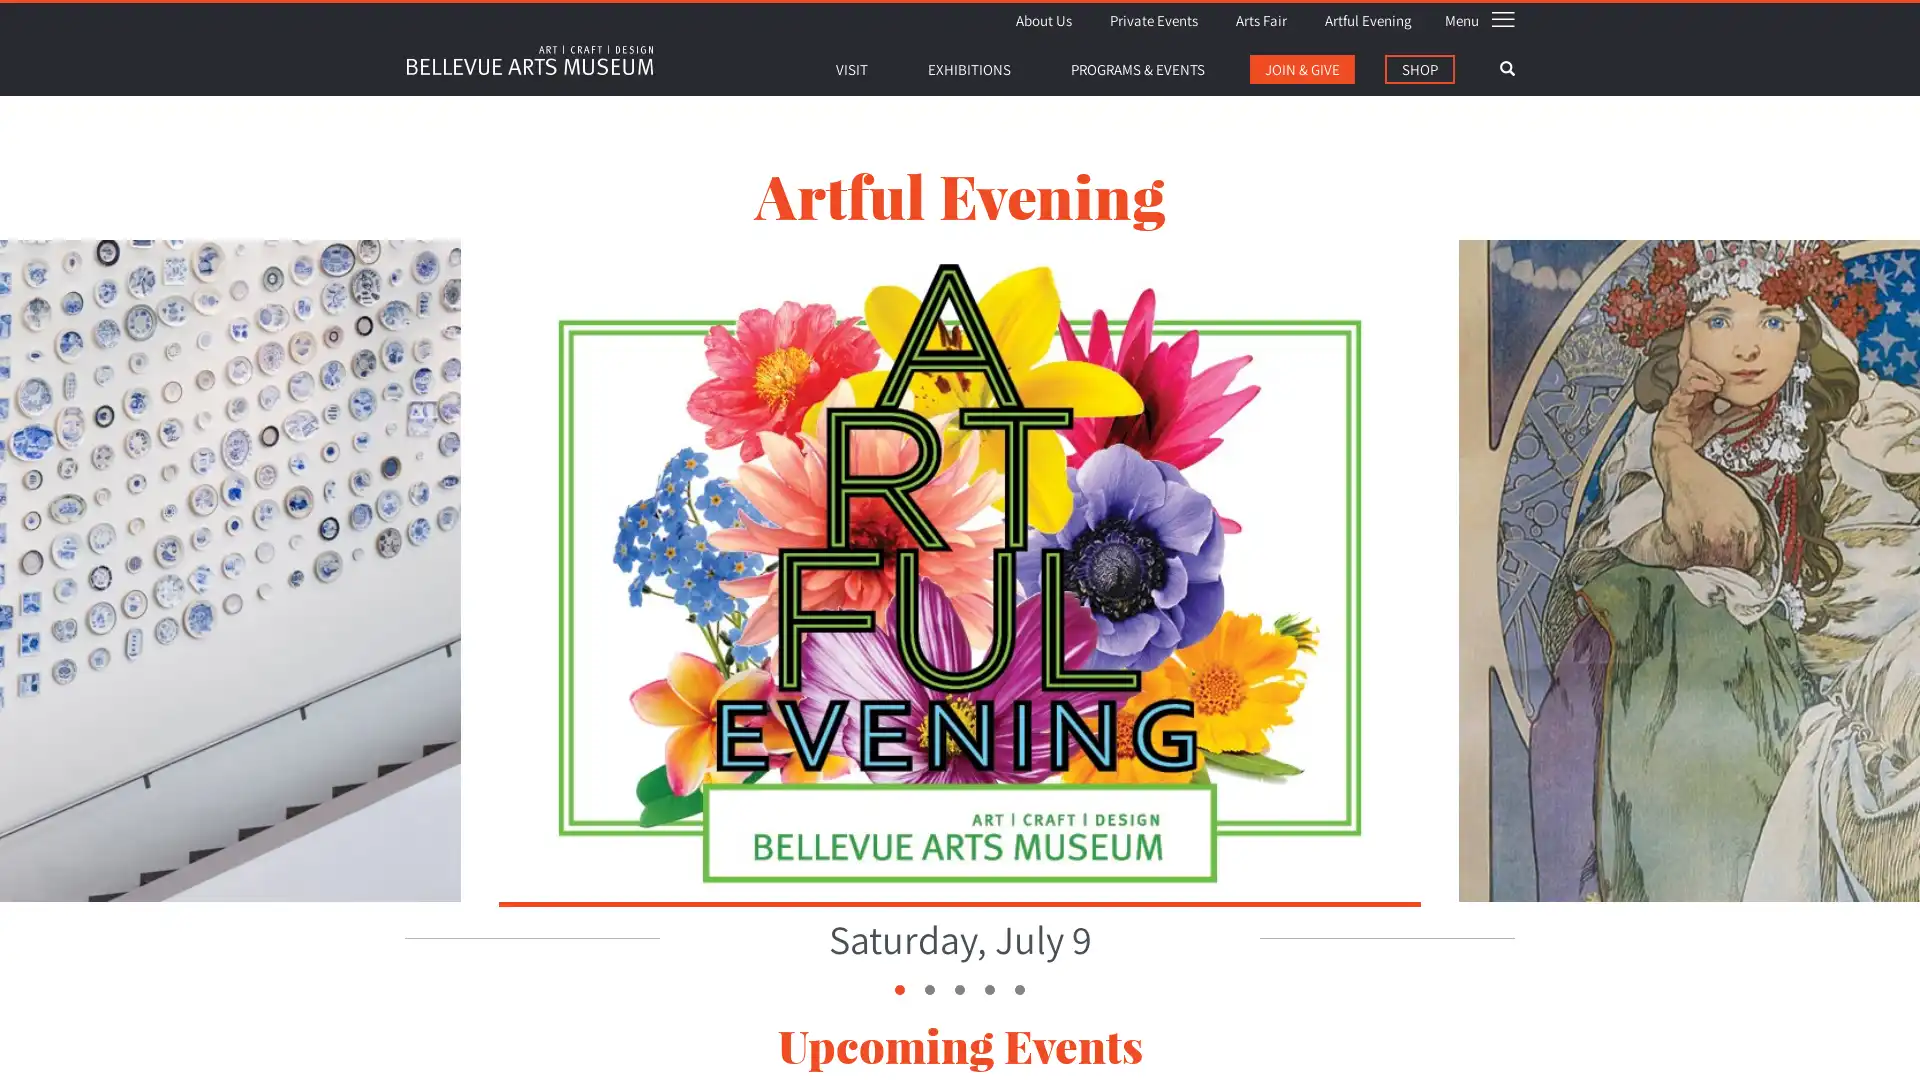  Describe the element at coordinates (929, 990) in the screenshot. I see `2` at that location.